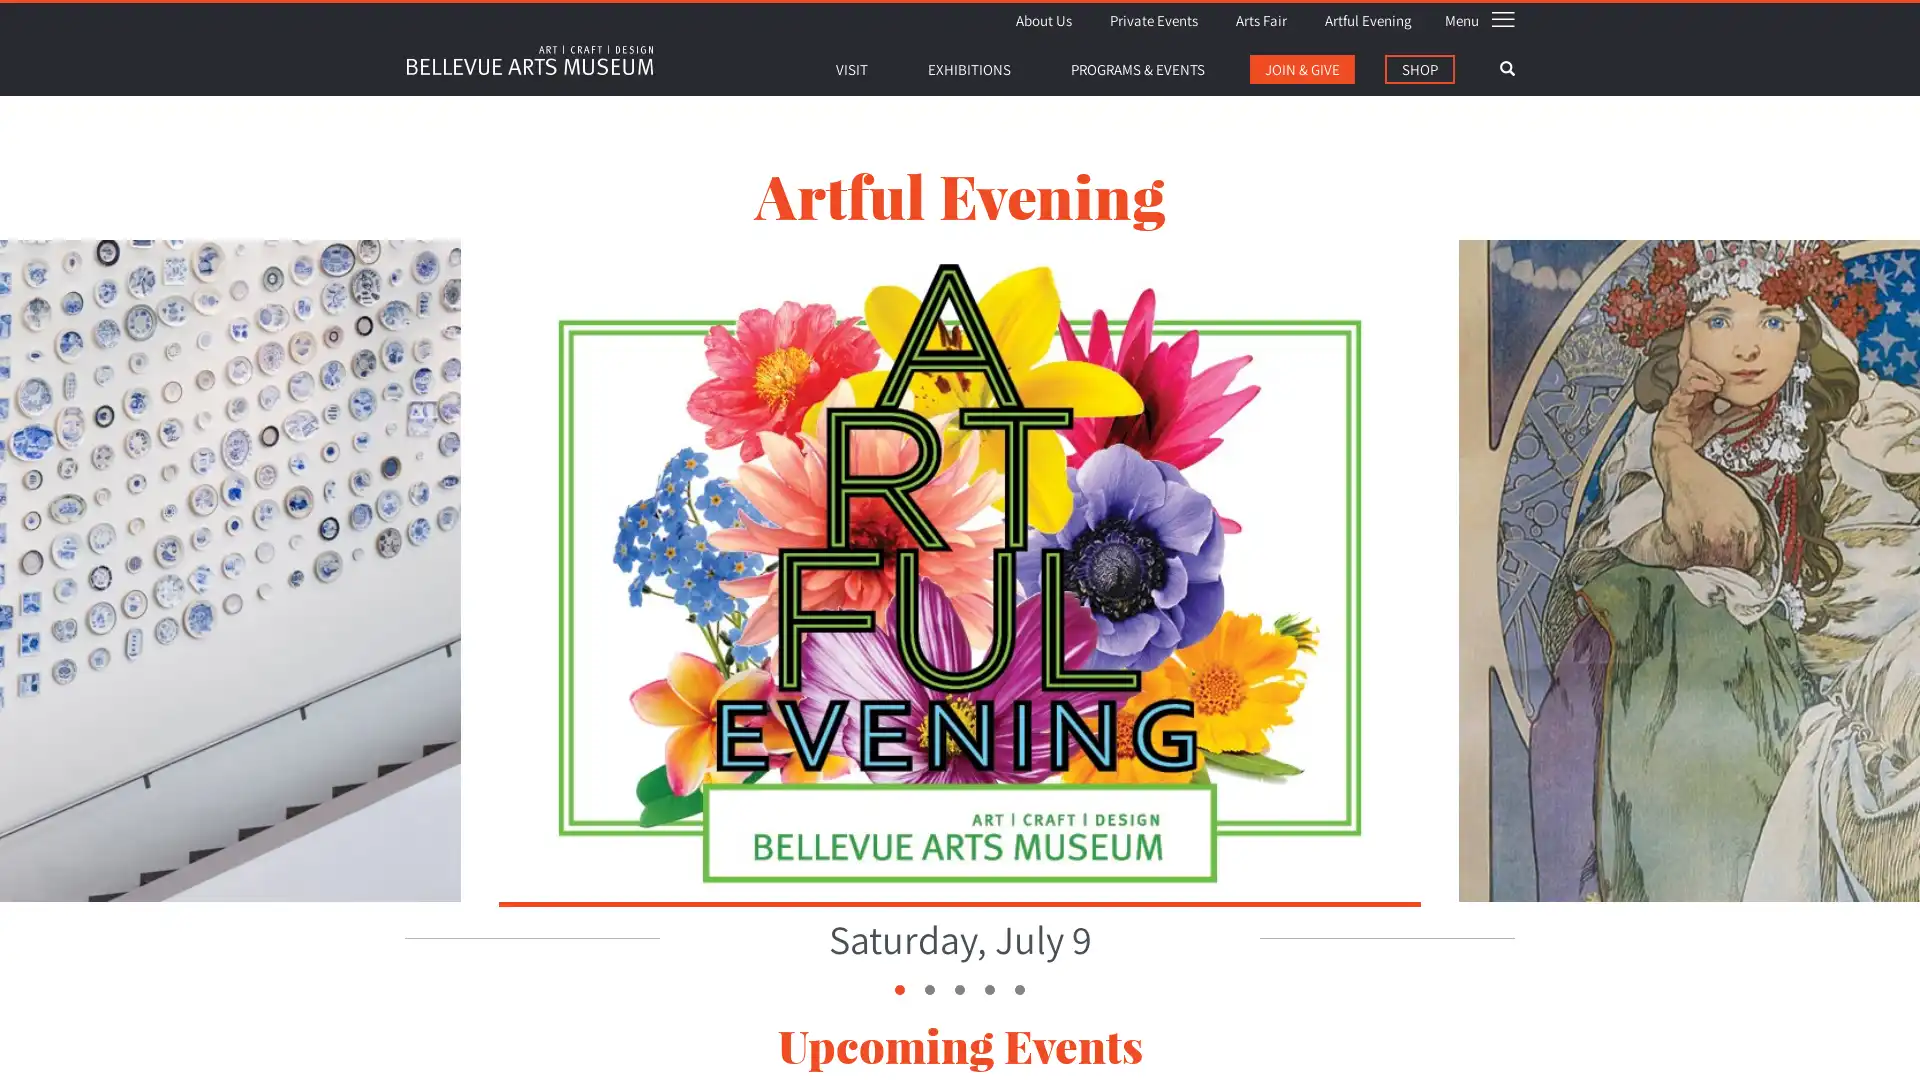  Describe the element at coordinates (929, 990) in the screenshot. I see `2` at that location.